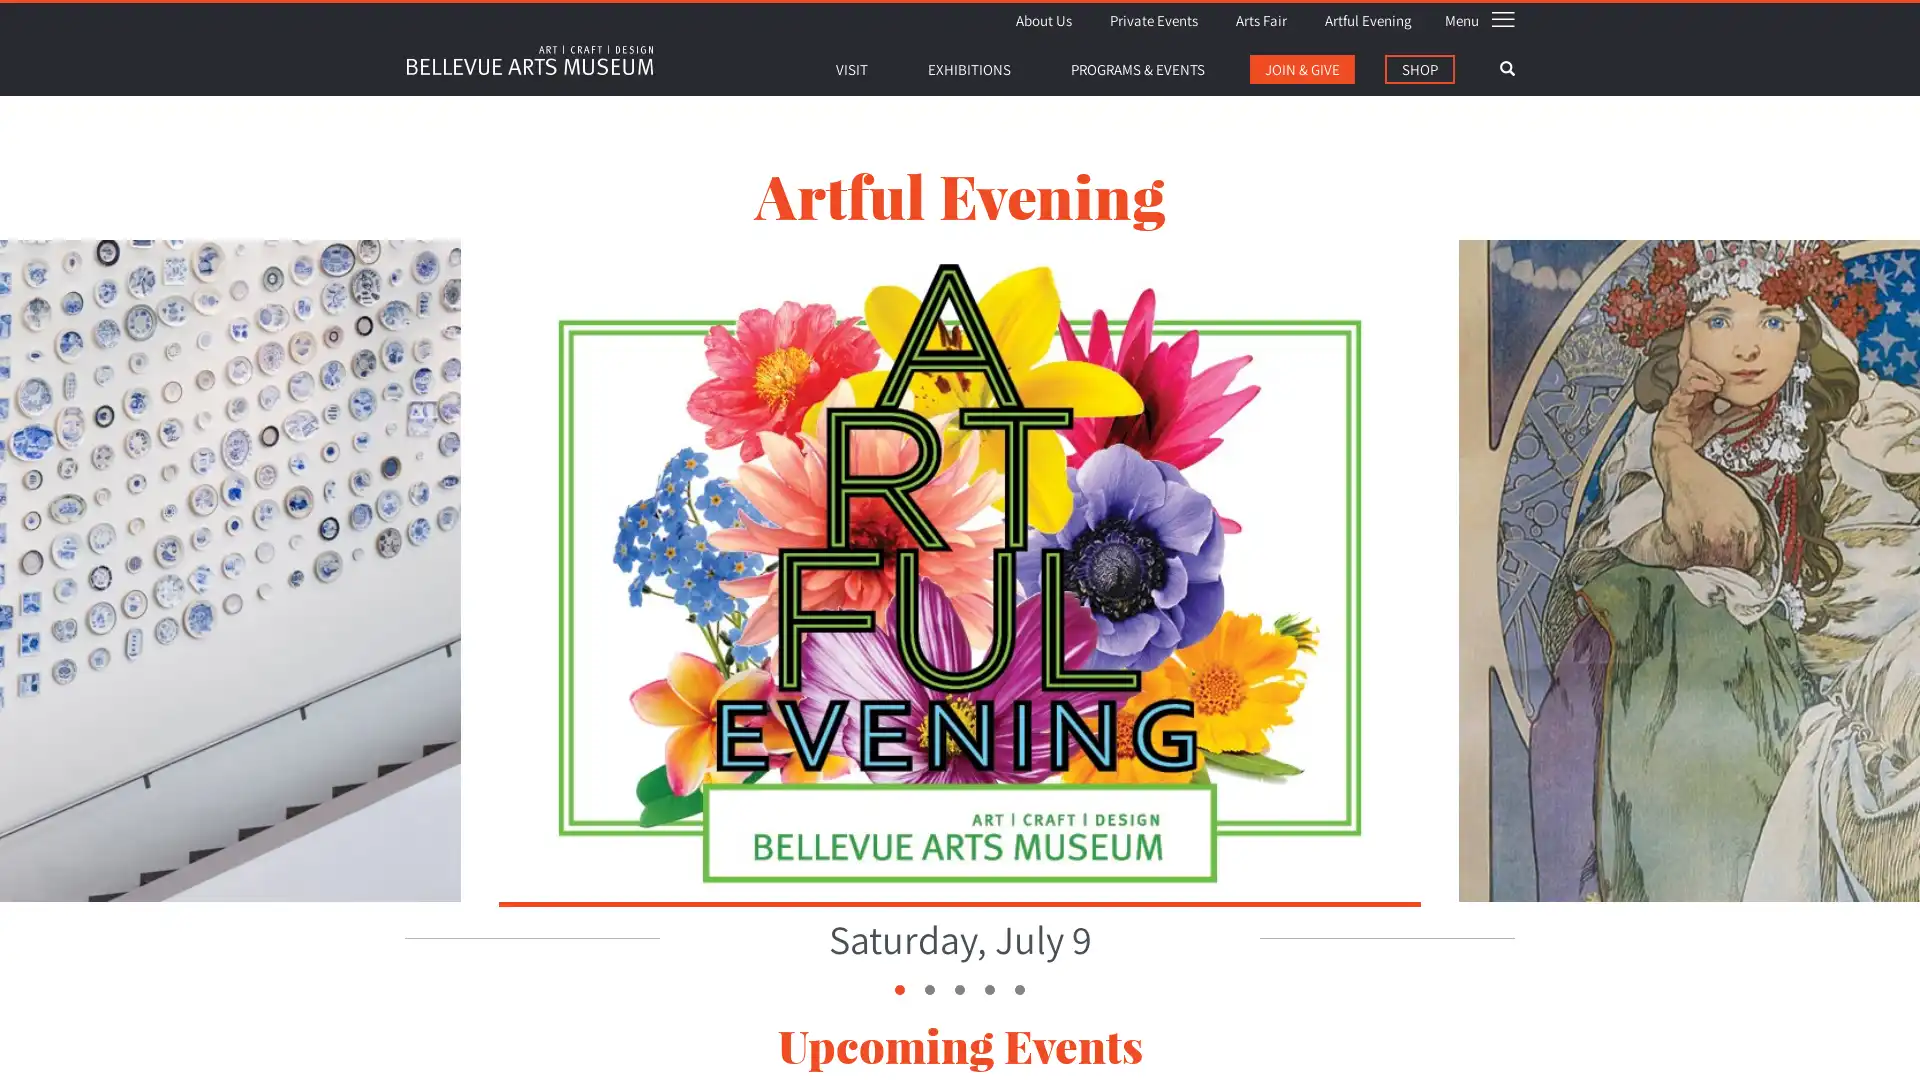  Describe the element at coordinates (929, 990) in the screenshot. I see `2` at that location.